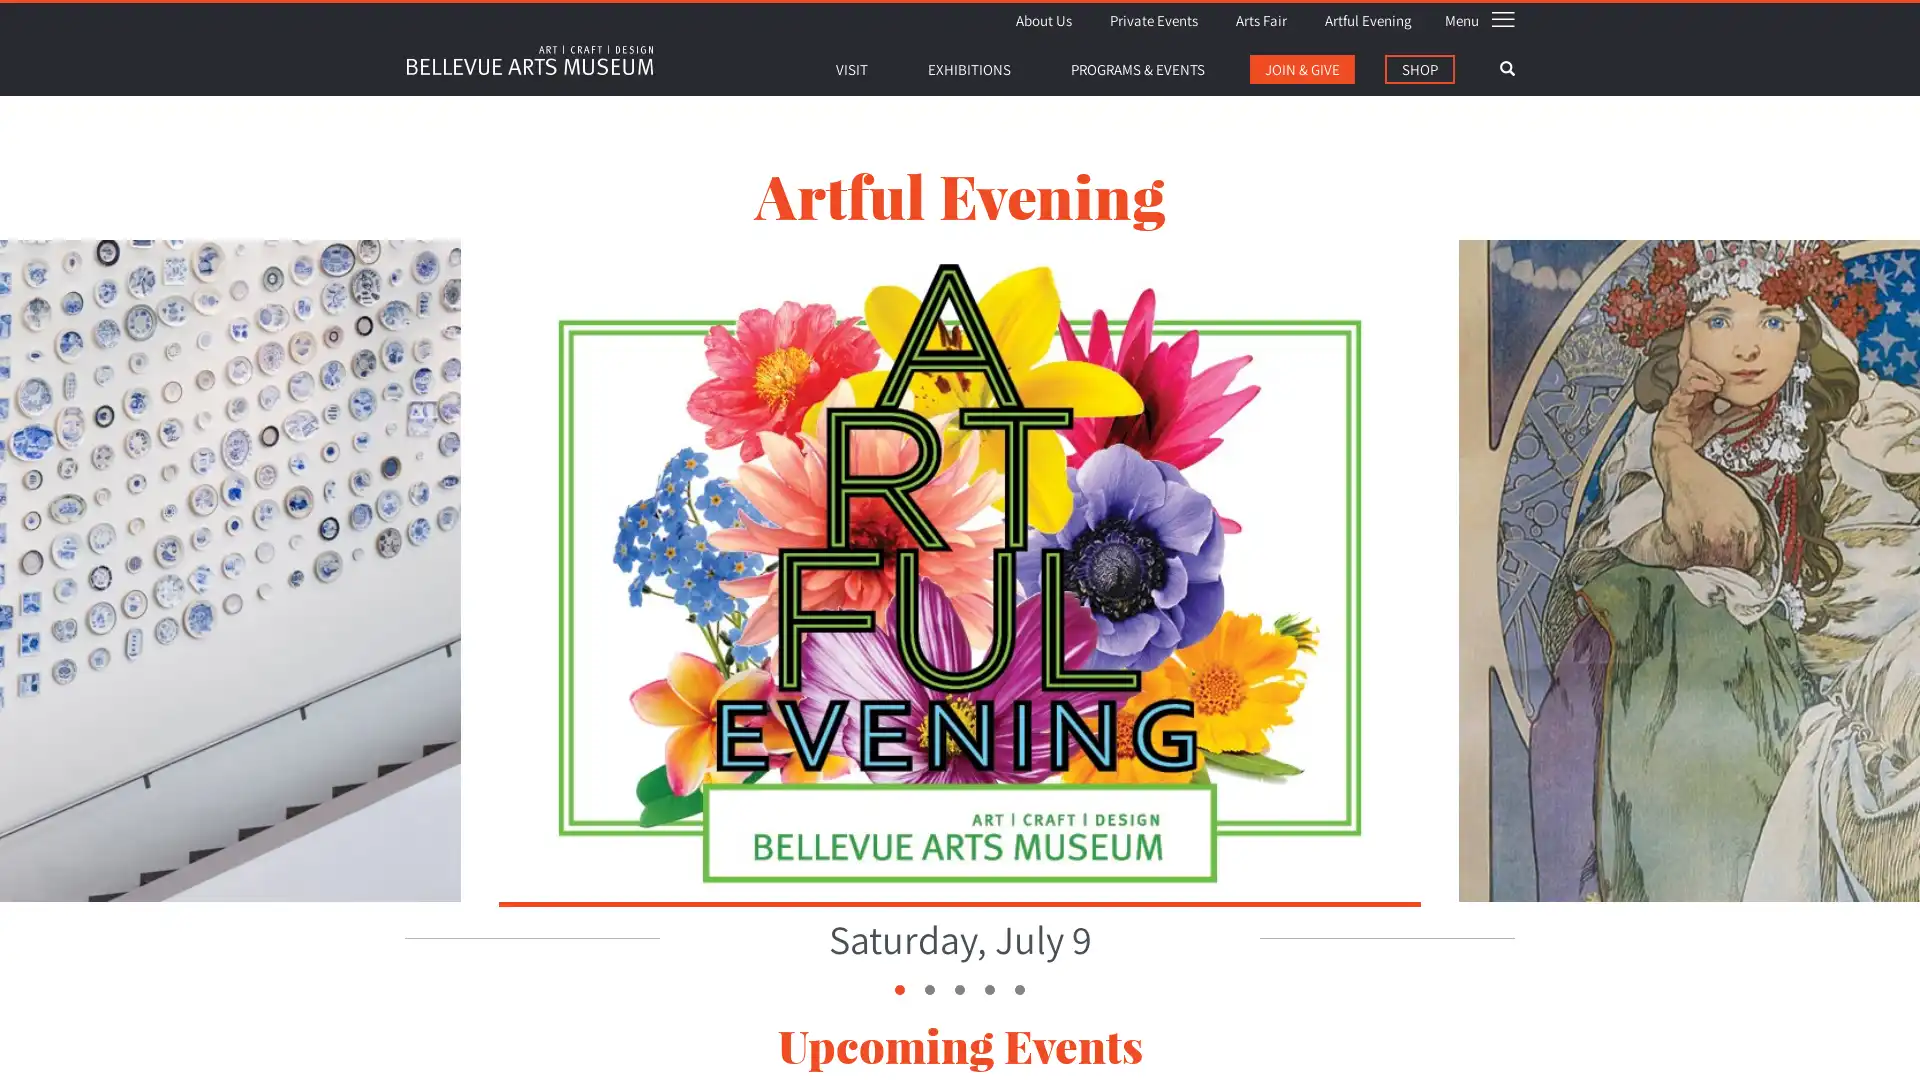  Describe the element at coordinates (929, 990) in the screenshot. I see `2` at that location.